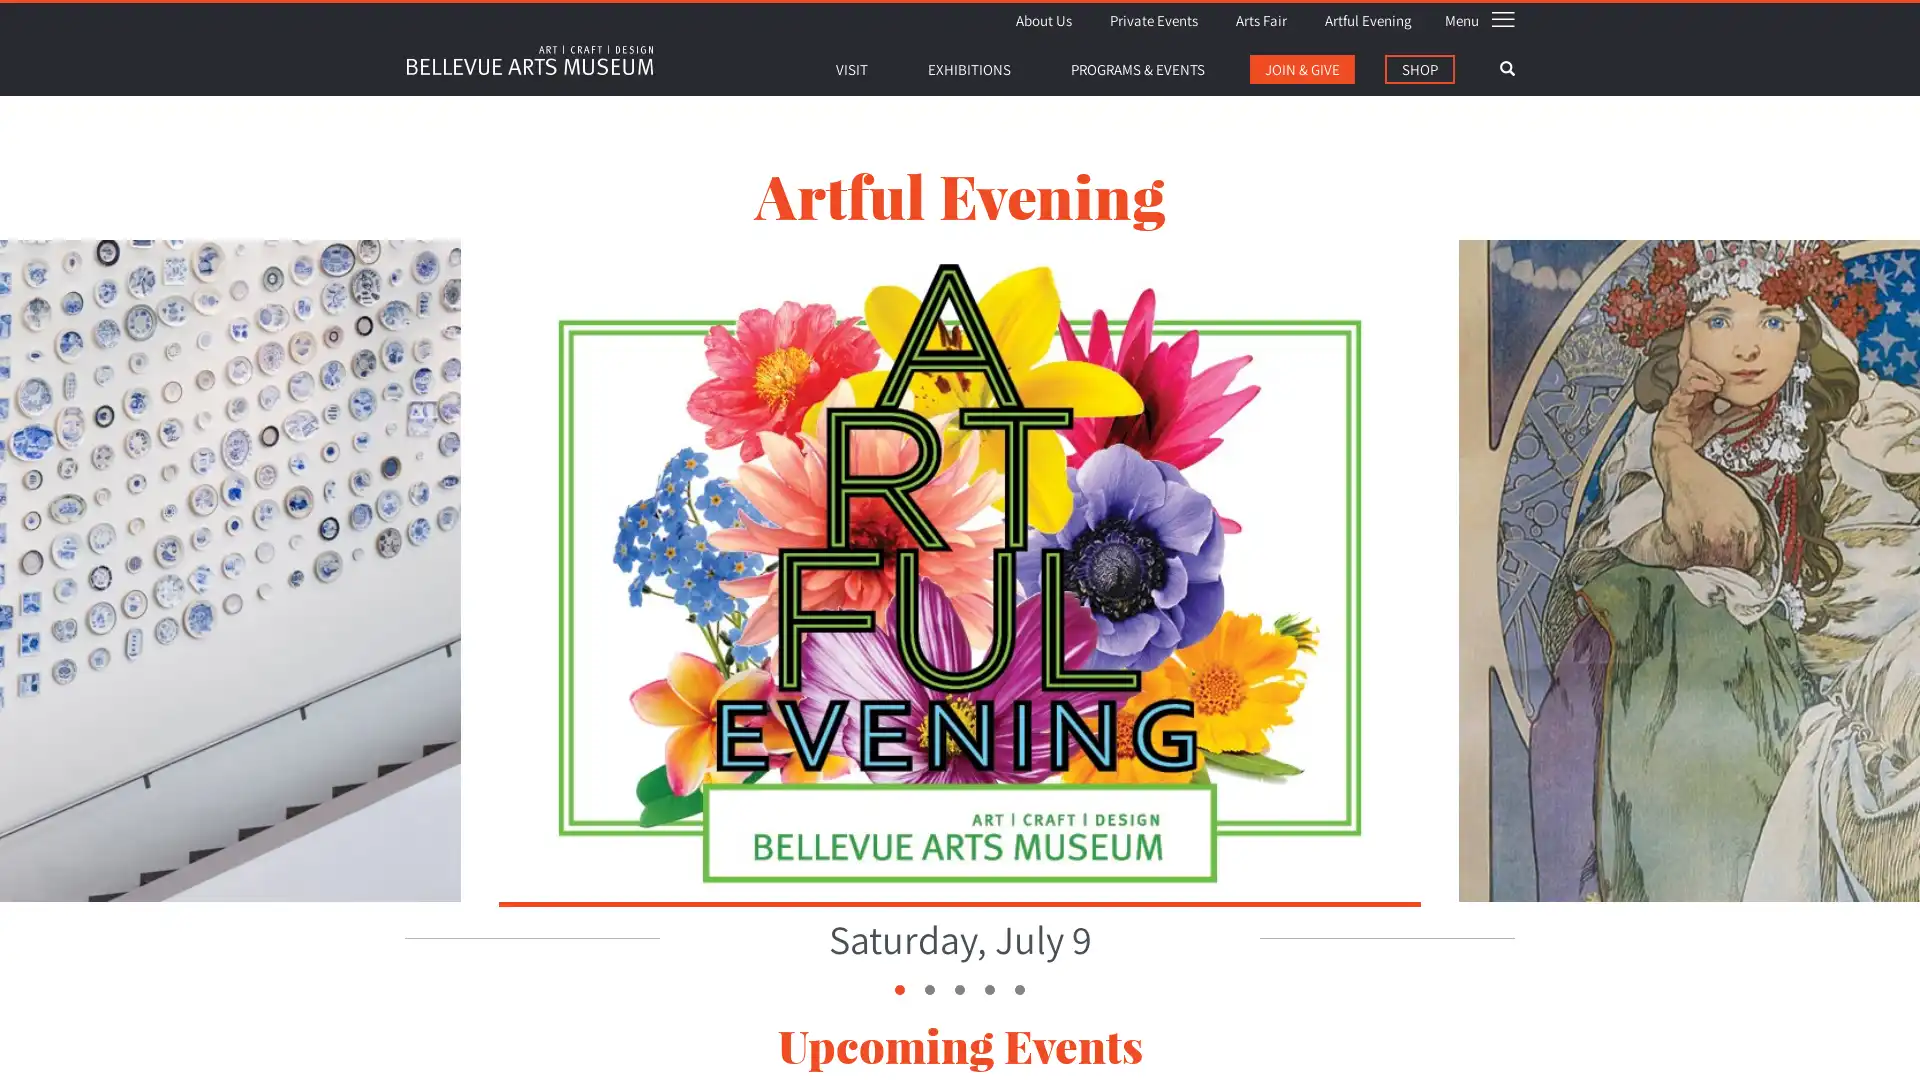  Describe the element at coordinates (929, 990) in the screenshot. I see `2` at that location.